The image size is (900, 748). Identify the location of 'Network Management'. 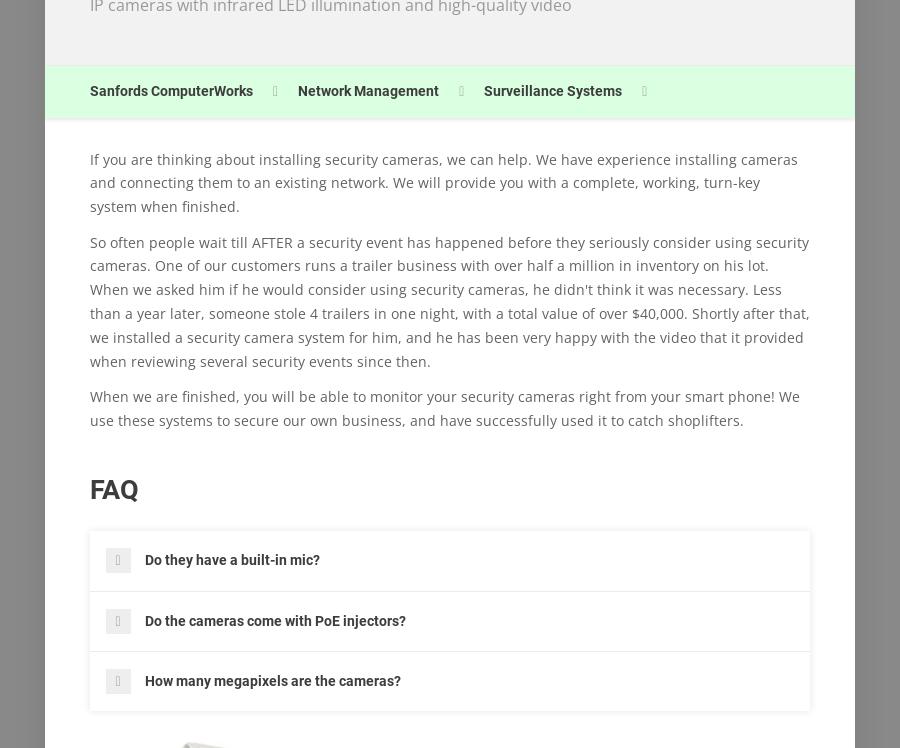
(368, 88).